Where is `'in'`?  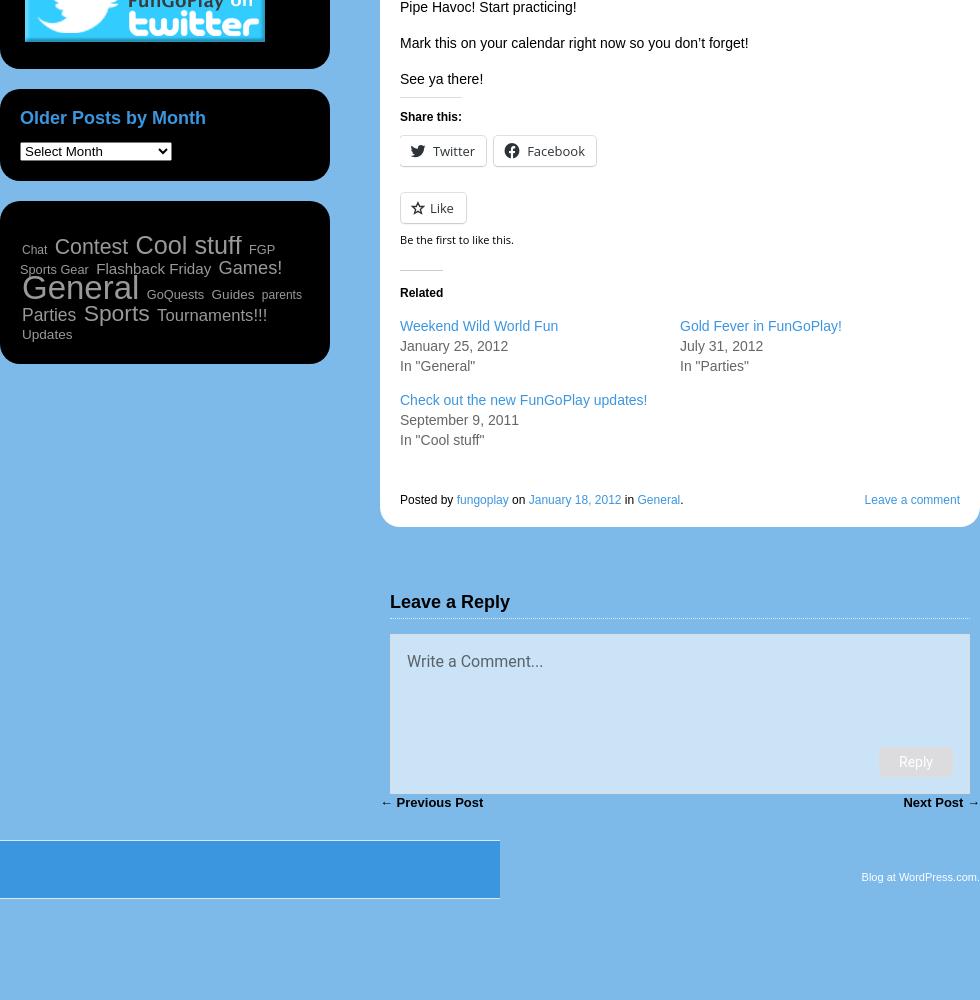 'in' is located at coordinates (628, 500).